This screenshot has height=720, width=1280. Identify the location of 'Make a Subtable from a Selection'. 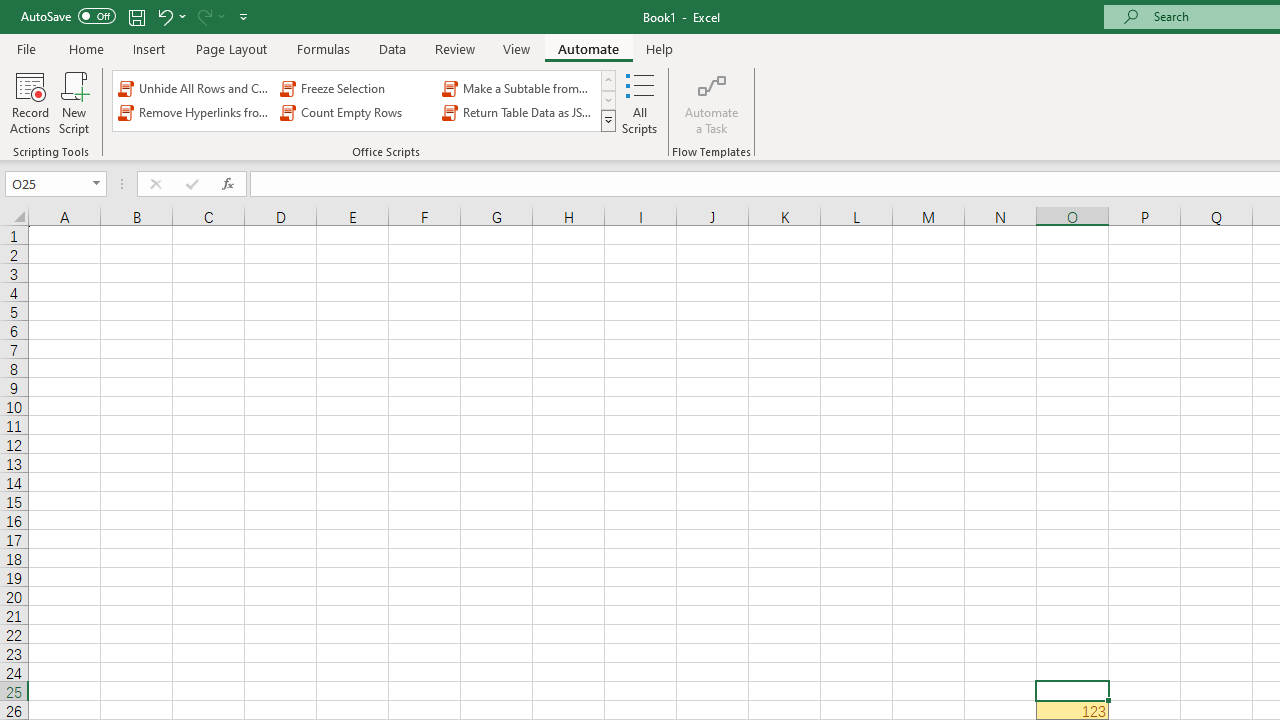
(519, 87).